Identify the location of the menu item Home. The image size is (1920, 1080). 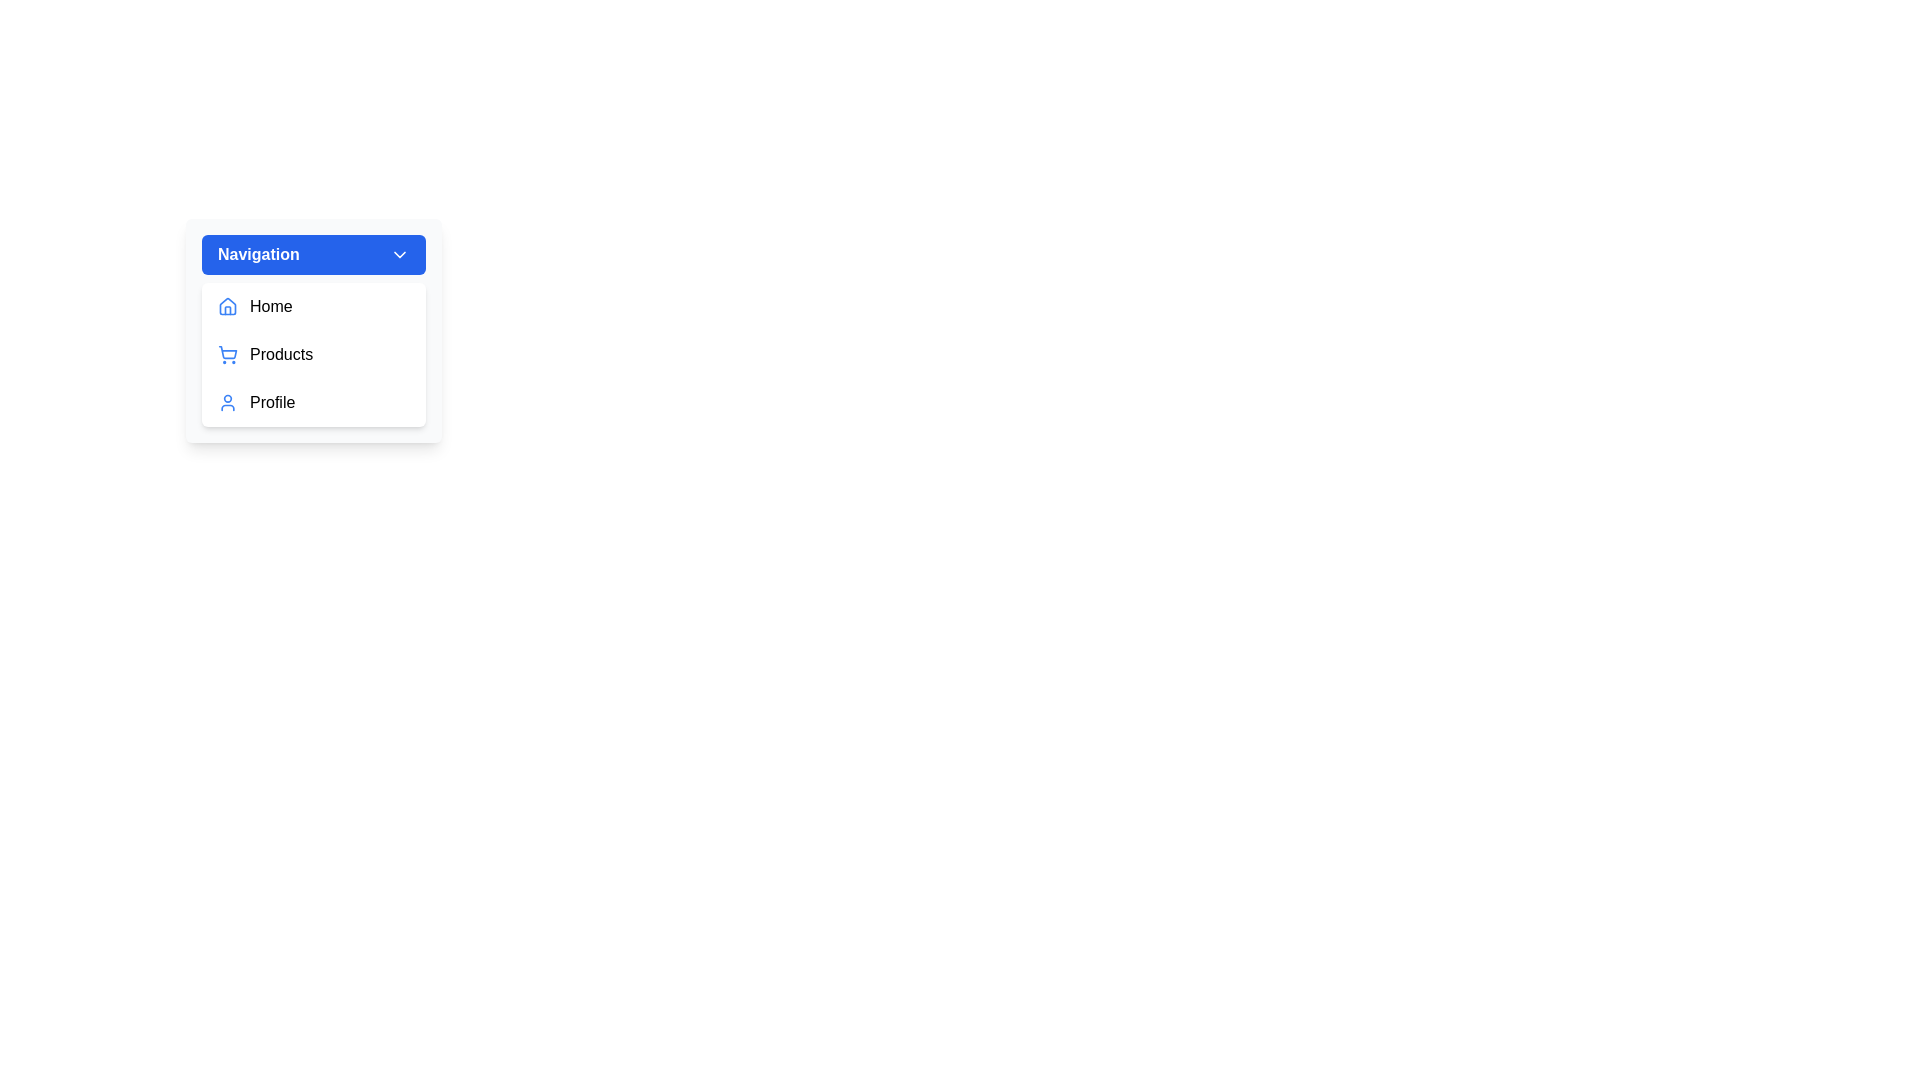
(312, 307).